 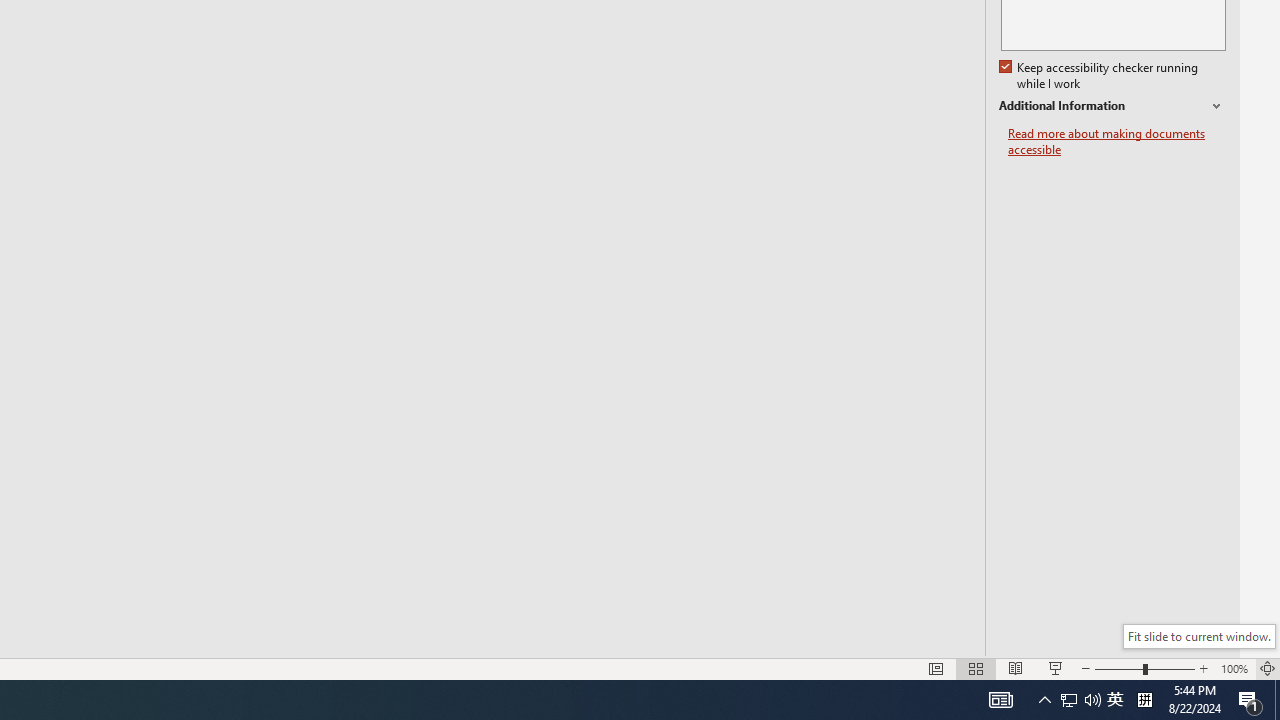 What do you see at coordinates (1144, 669) in the screenshot?
I see `'Zoom'` at bounding box center [1144, 669].